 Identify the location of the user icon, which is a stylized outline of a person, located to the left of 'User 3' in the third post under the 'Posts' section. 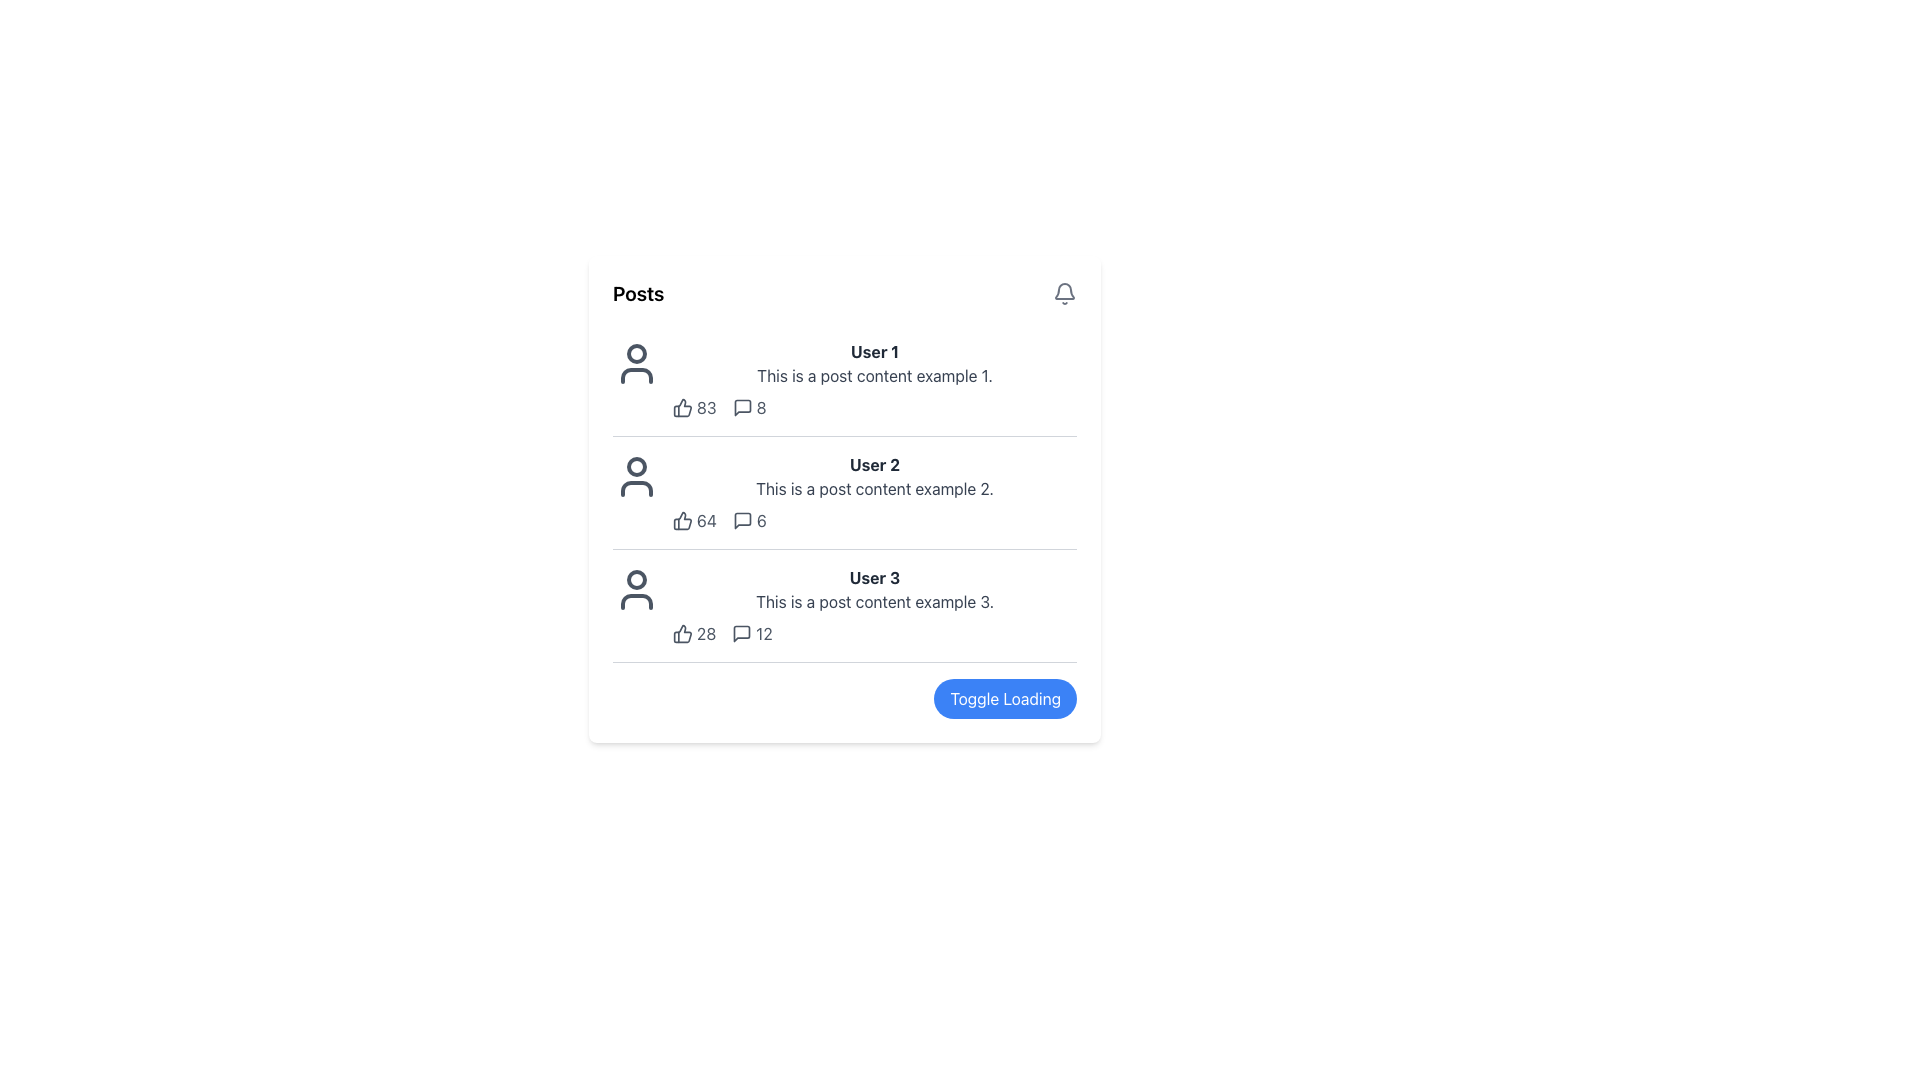
(636, 589).